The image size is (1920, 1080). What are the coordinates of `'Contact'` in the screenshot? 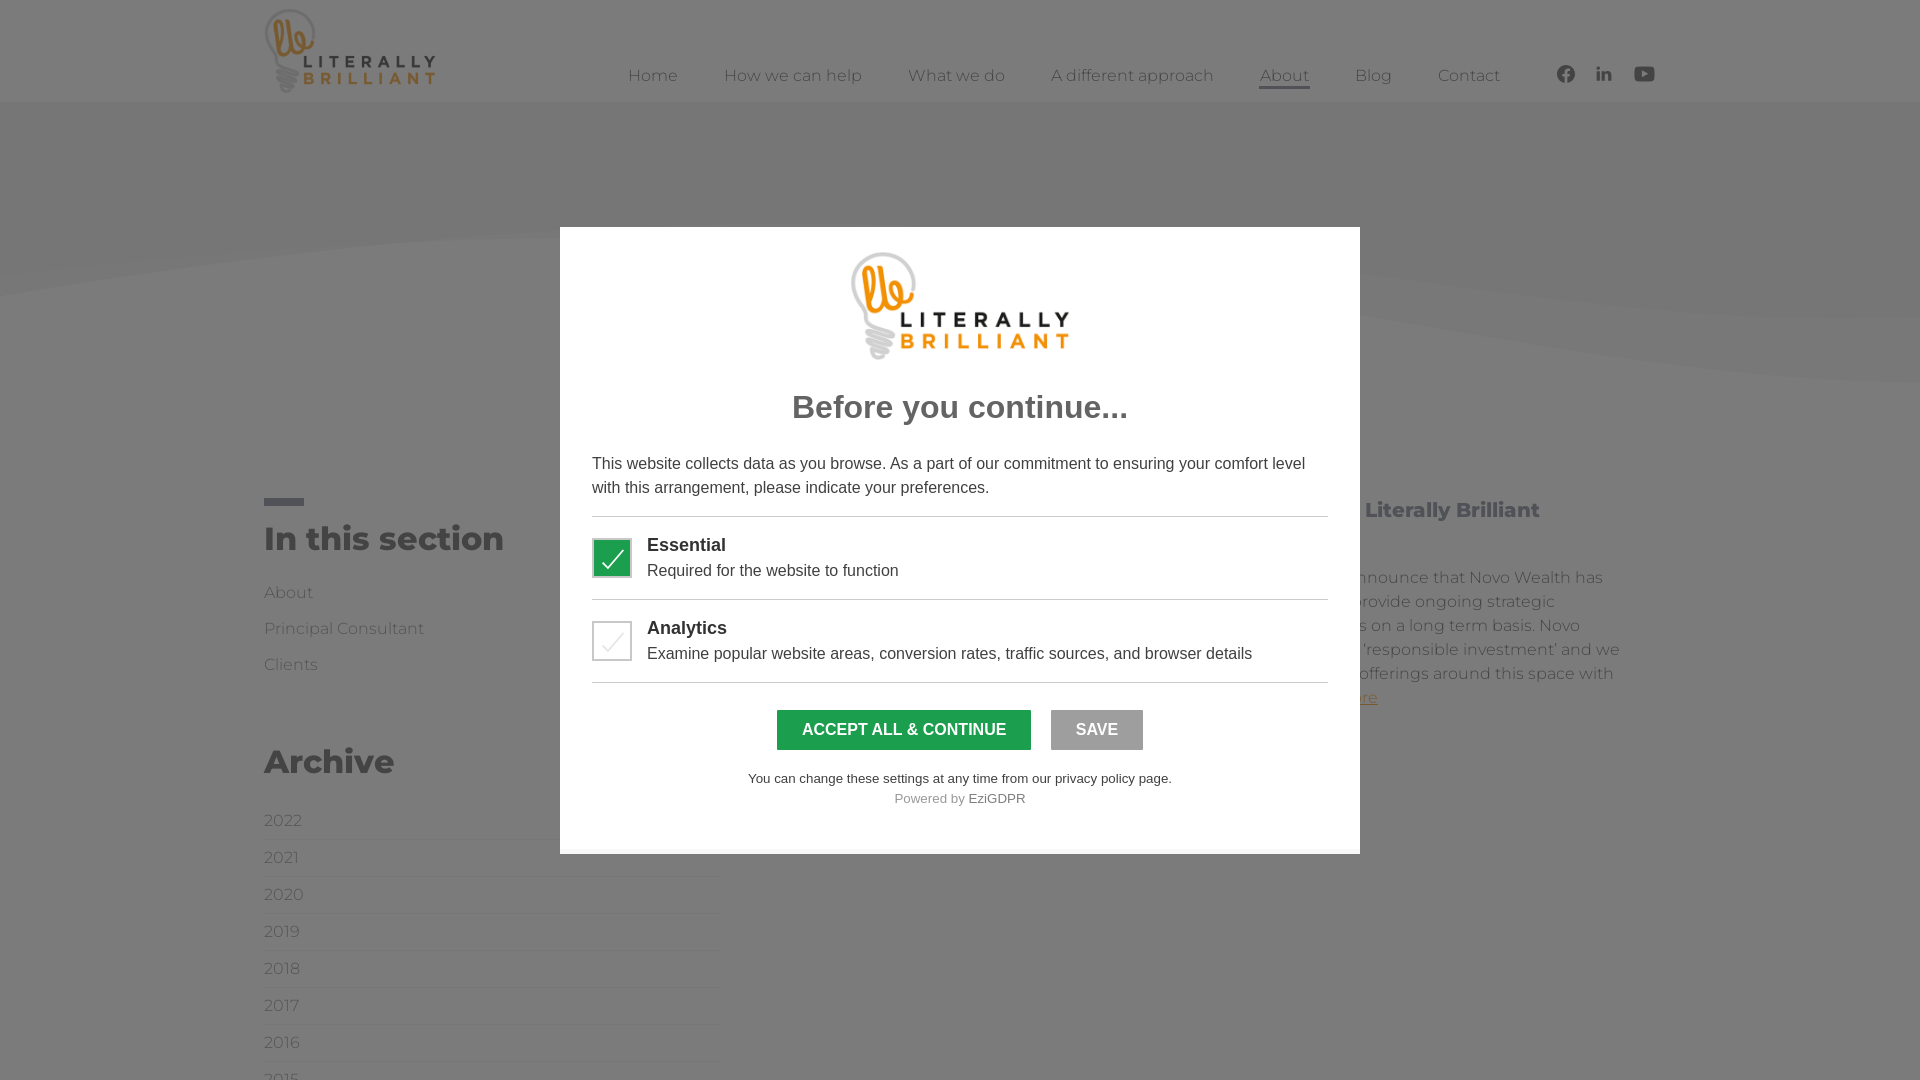 It's located at (1468, 75).